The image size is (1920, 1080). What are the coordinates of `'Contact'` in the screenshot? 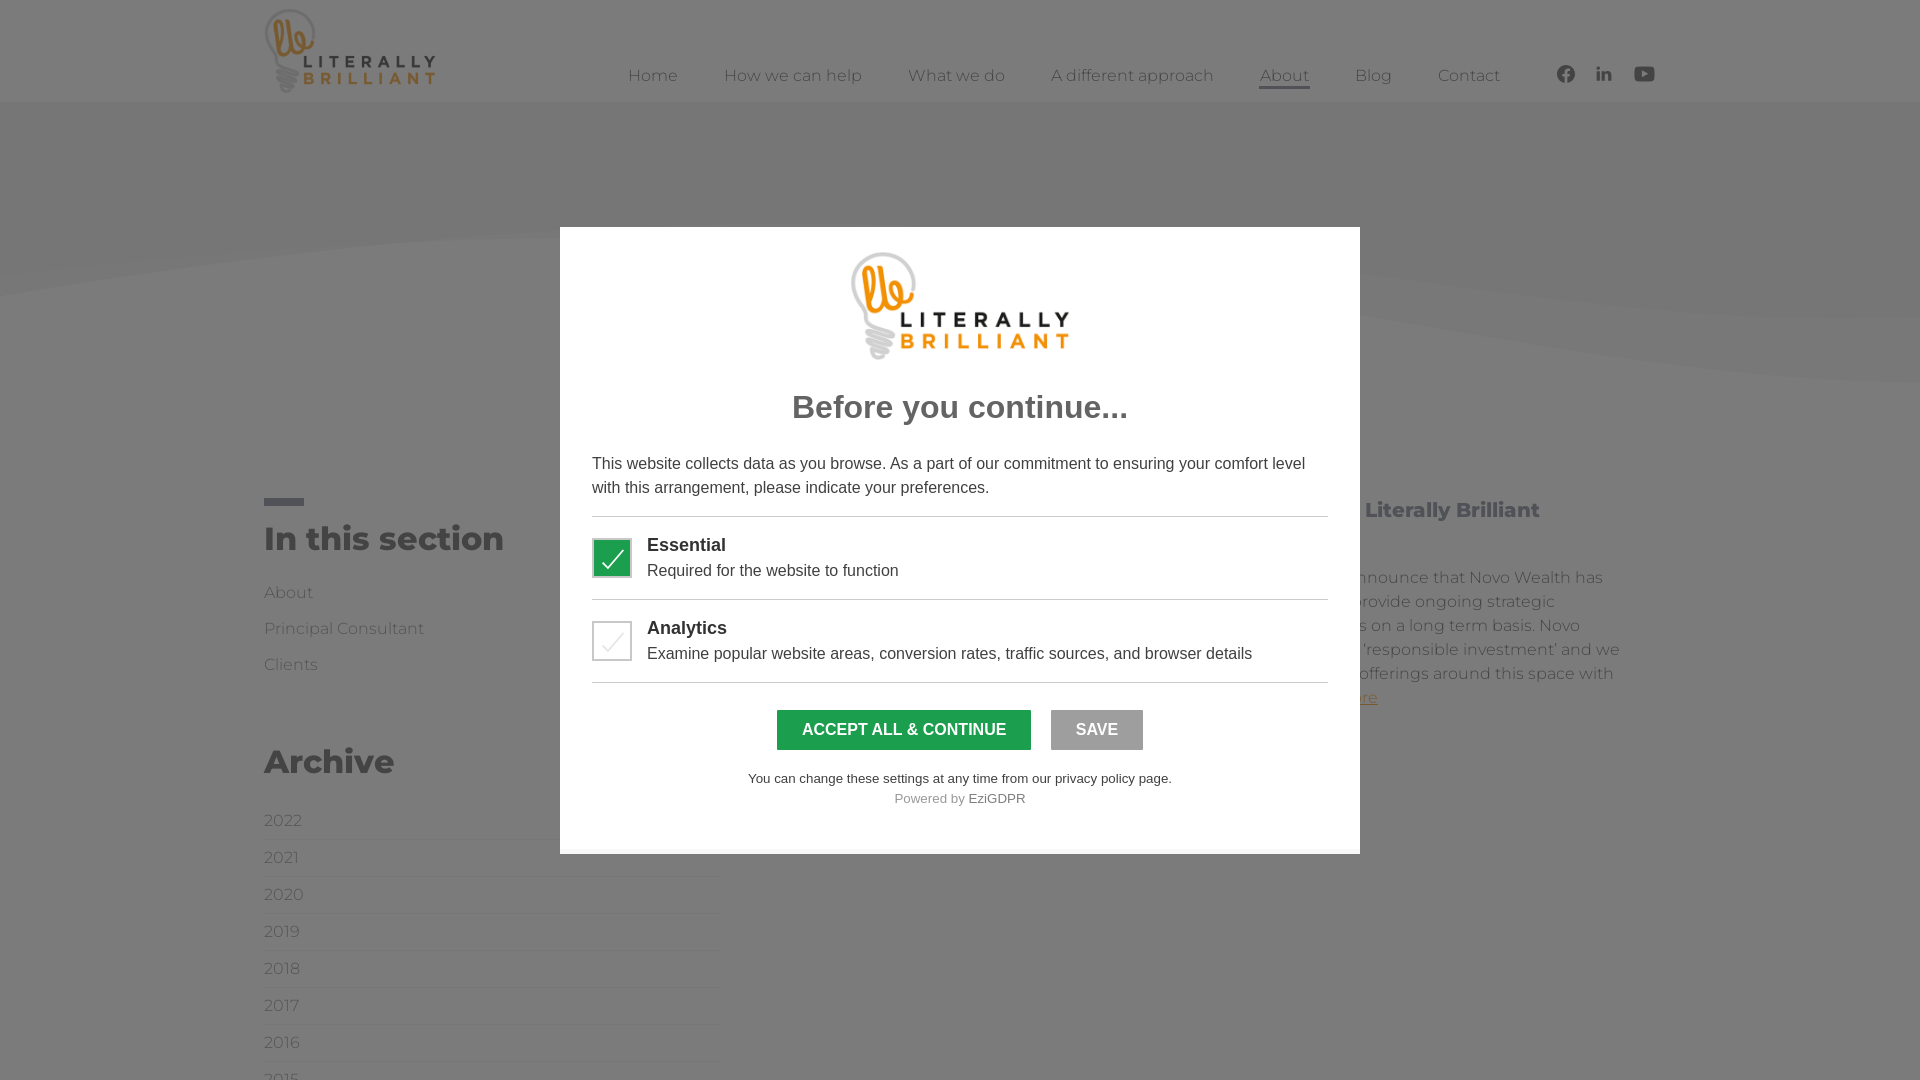 It's located at (1468, 75).